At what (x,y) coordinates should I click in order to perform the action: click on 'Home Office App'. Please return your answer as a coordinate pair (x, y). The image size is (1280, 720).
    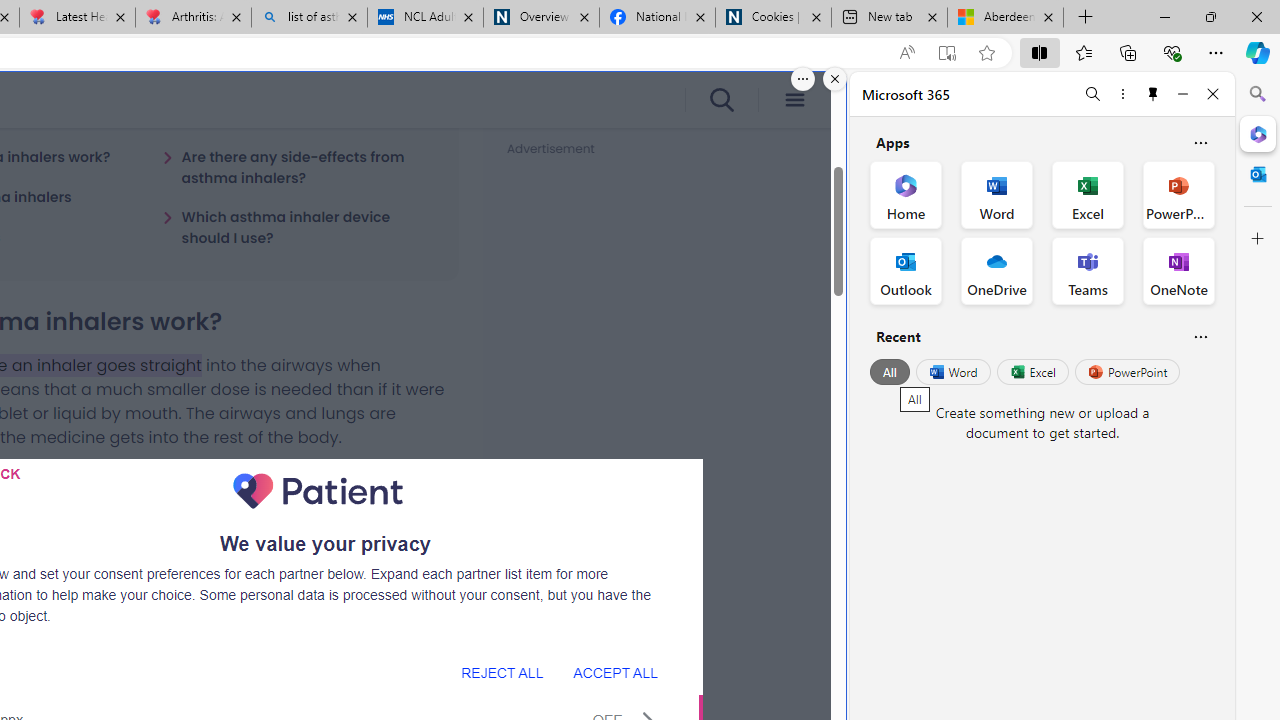
    Looking at the image, I should click on (905, 195).